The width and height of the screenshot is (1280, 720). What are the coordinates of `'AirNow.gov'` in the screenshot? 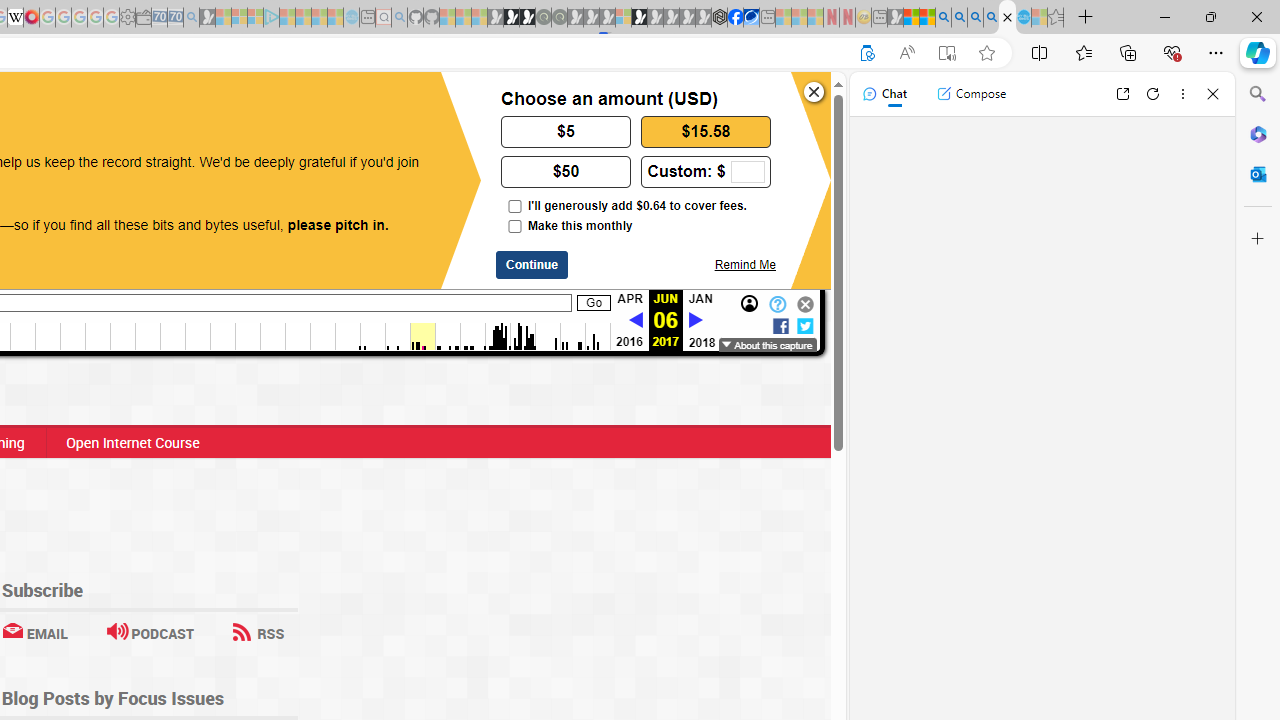 It's located at (750, 17).